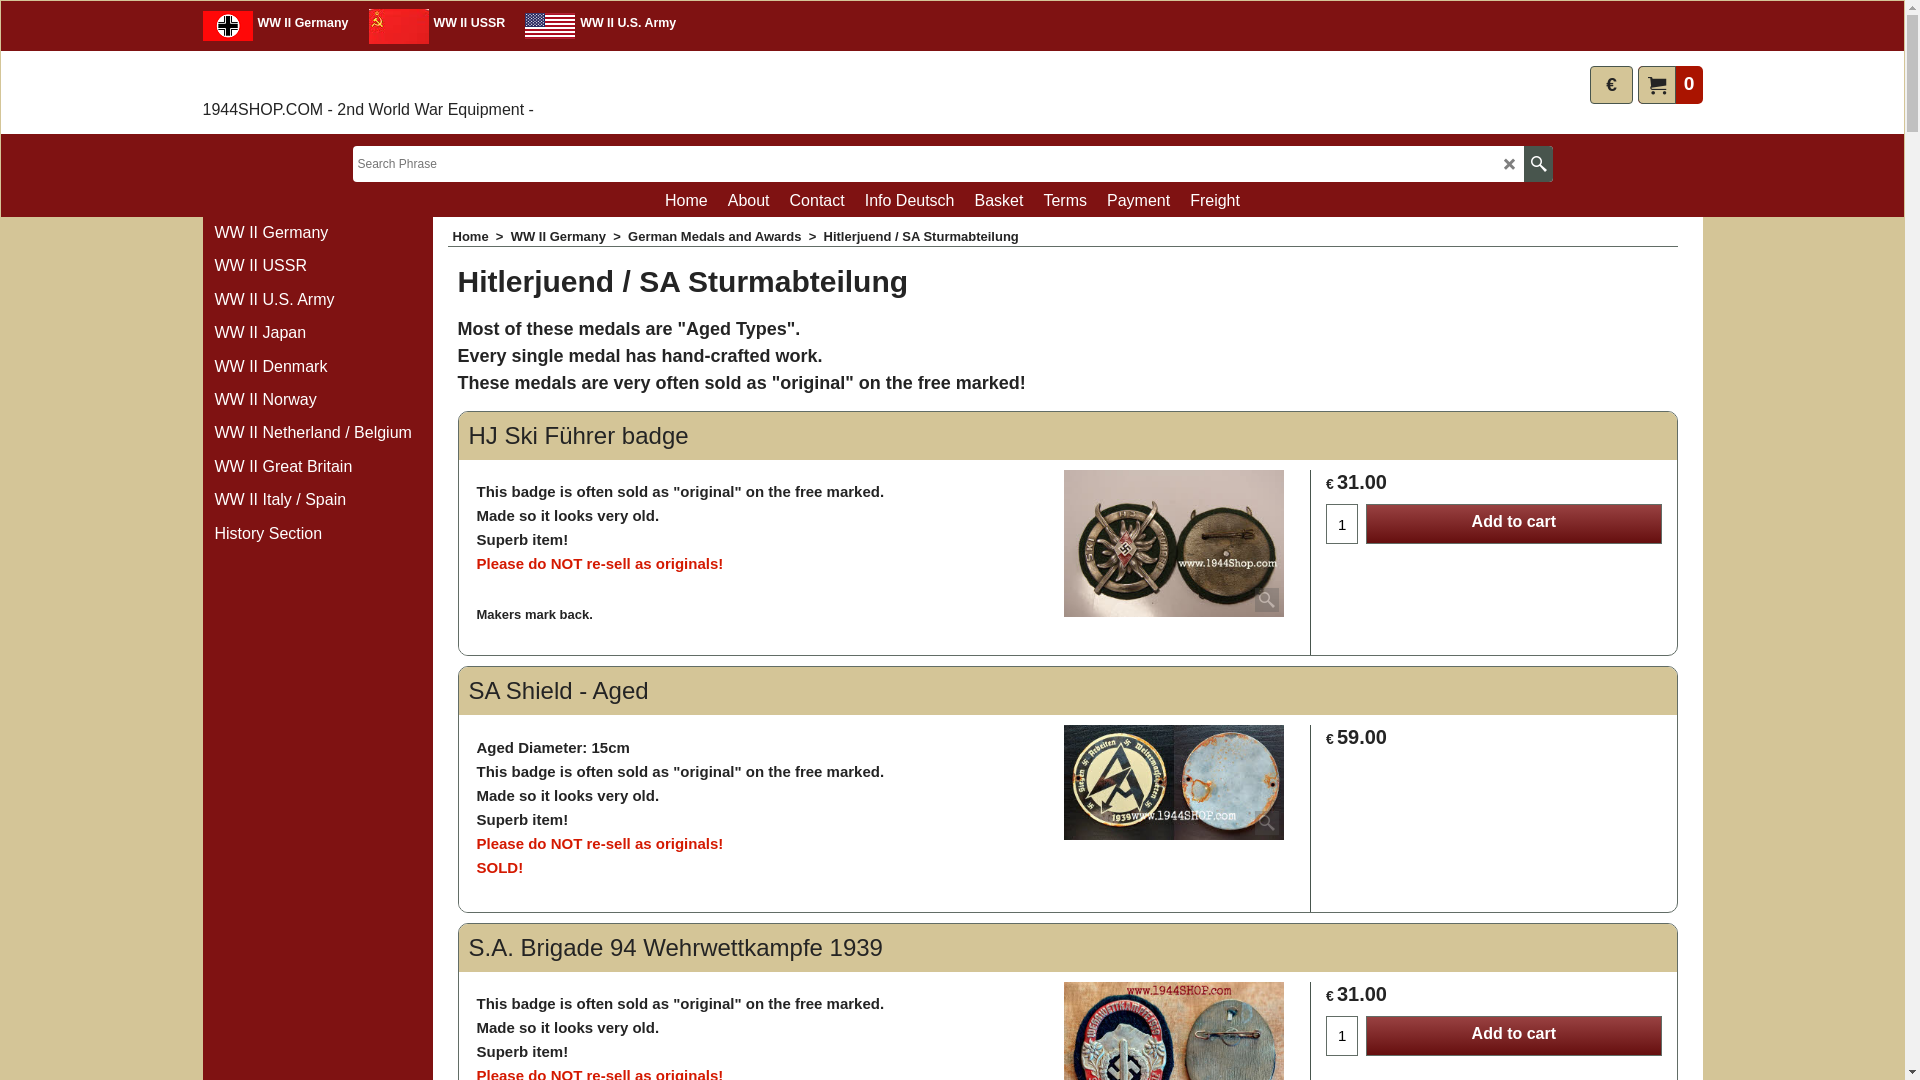  What do you see at coordinates (435, 26) in the screenshot?
I see `'WW II USSR'` at bounding box center [435, 26].